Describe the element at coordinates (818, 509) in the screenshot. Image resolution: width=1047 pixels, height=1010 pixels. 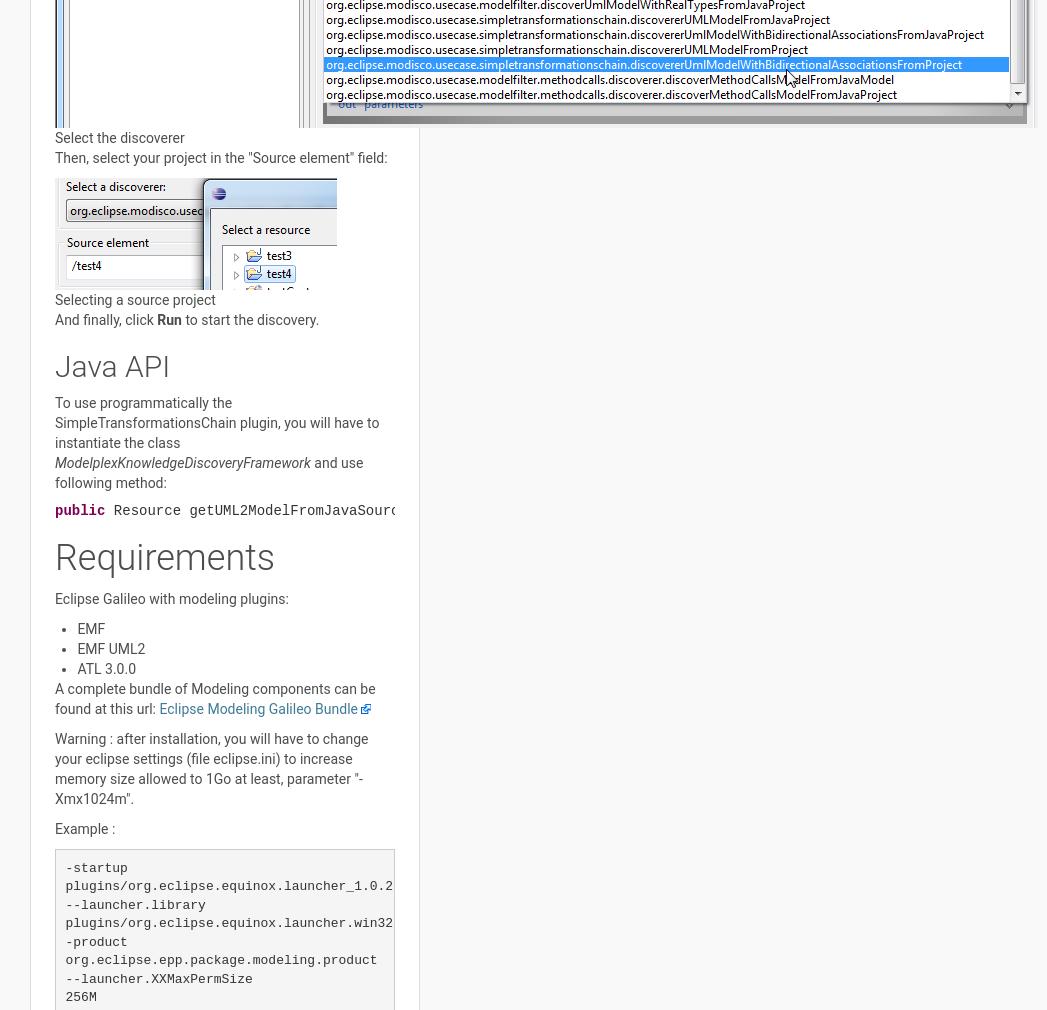
I see `'throws'` at that location.